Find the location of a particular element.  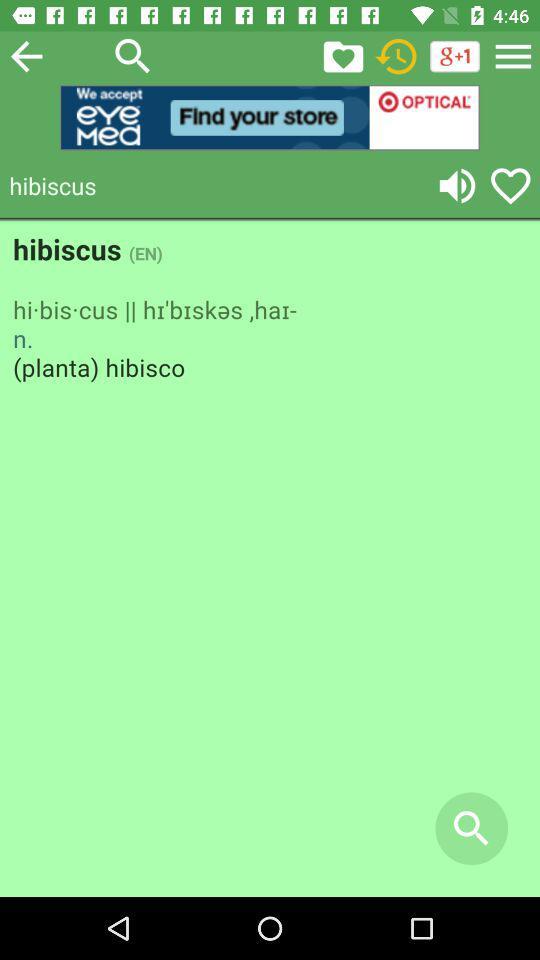

the arrow_backward icon is located at coordinates (25, 55).